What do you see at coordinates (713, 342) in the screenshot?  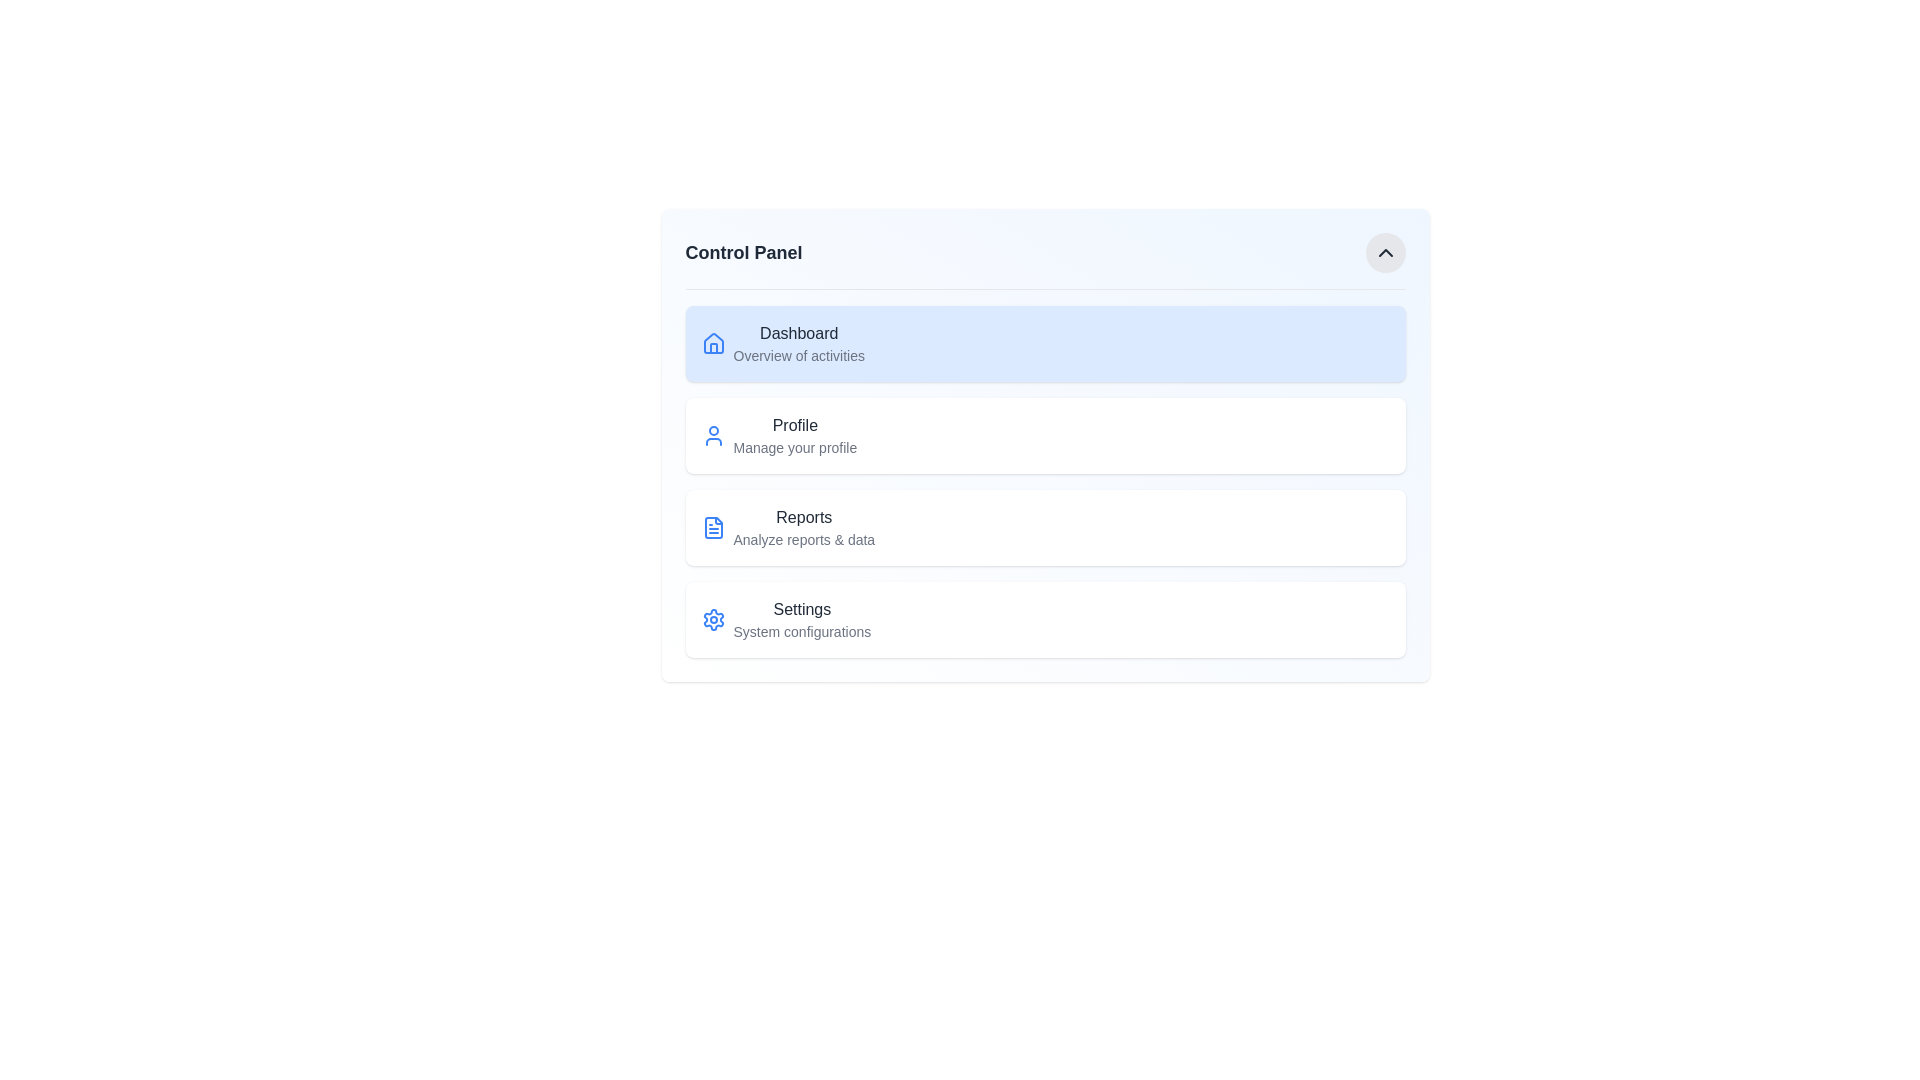 I see `the Dashboard icon located to the left of the 'Dashboard' label` at bounding box center [713, 342].